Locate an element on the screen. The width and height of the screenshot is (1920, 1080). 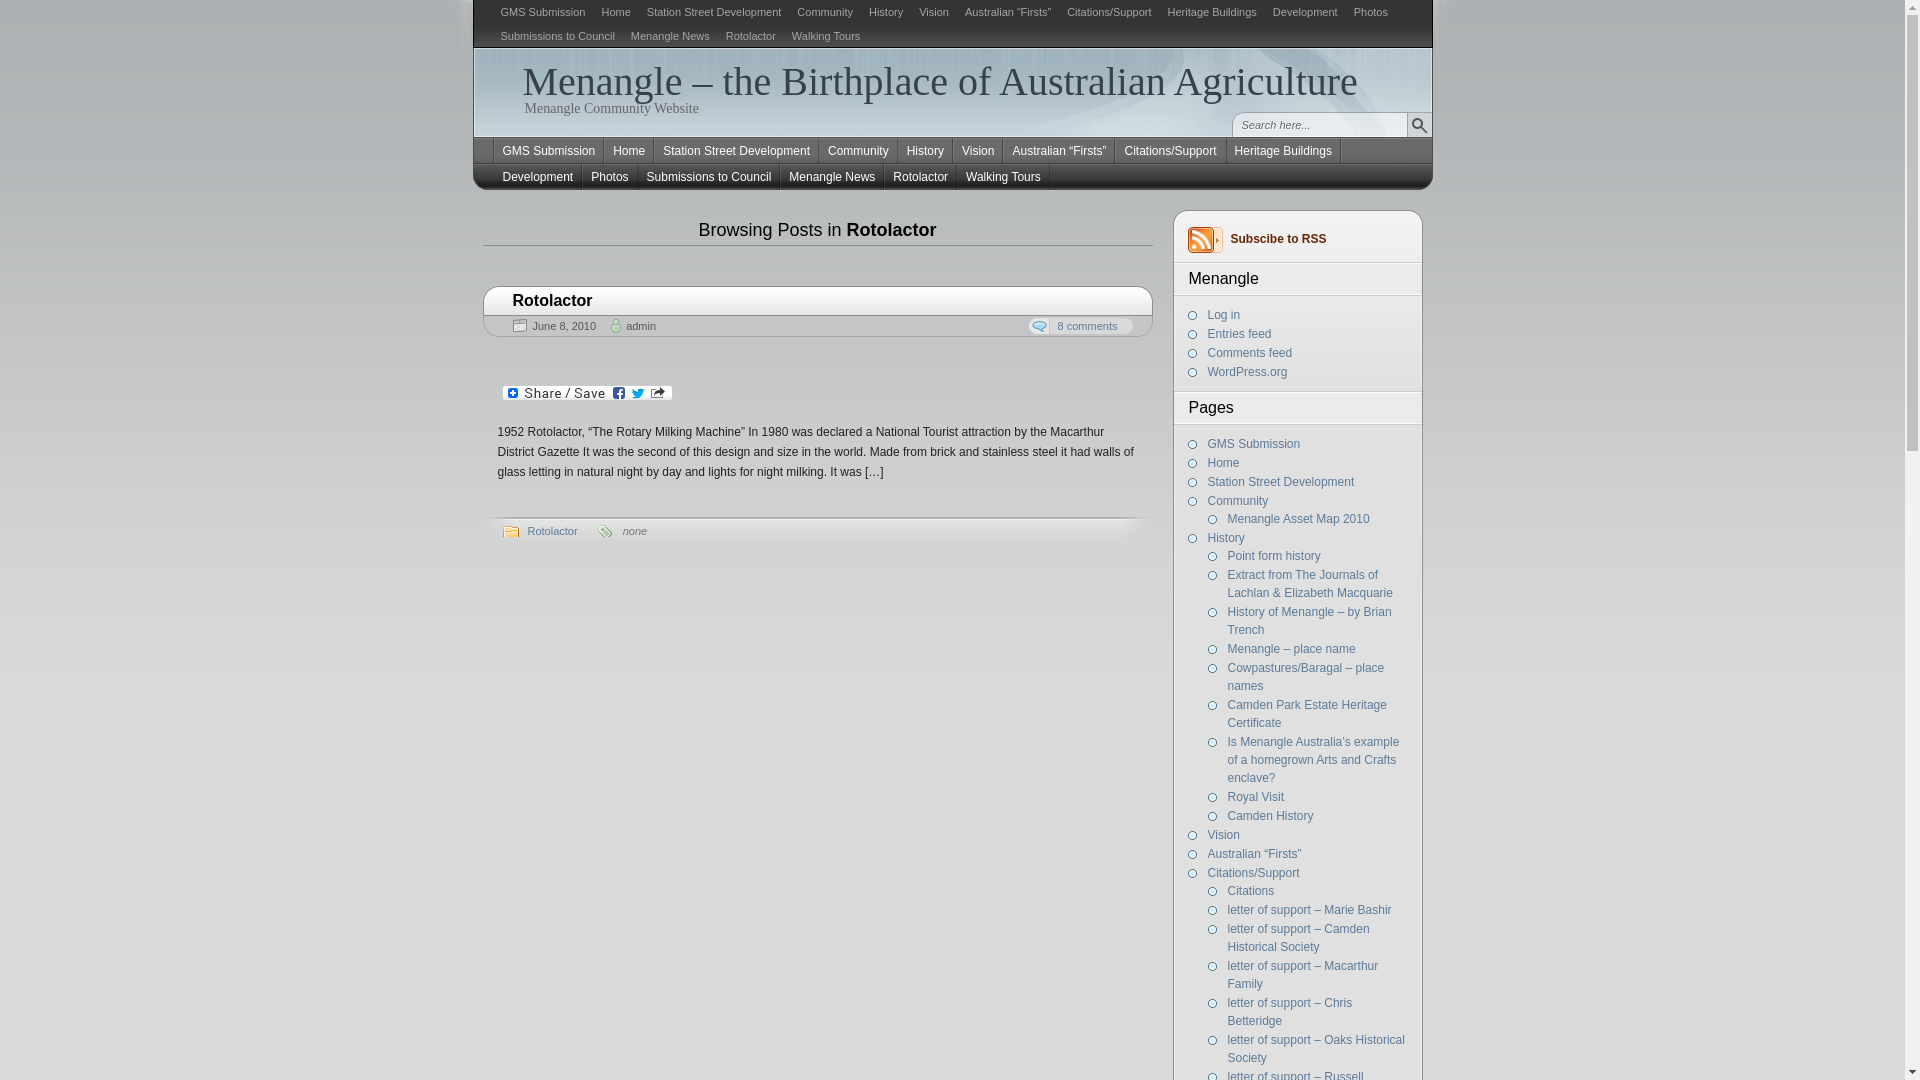
'8 comments' is located at coordinates (1079, 325).